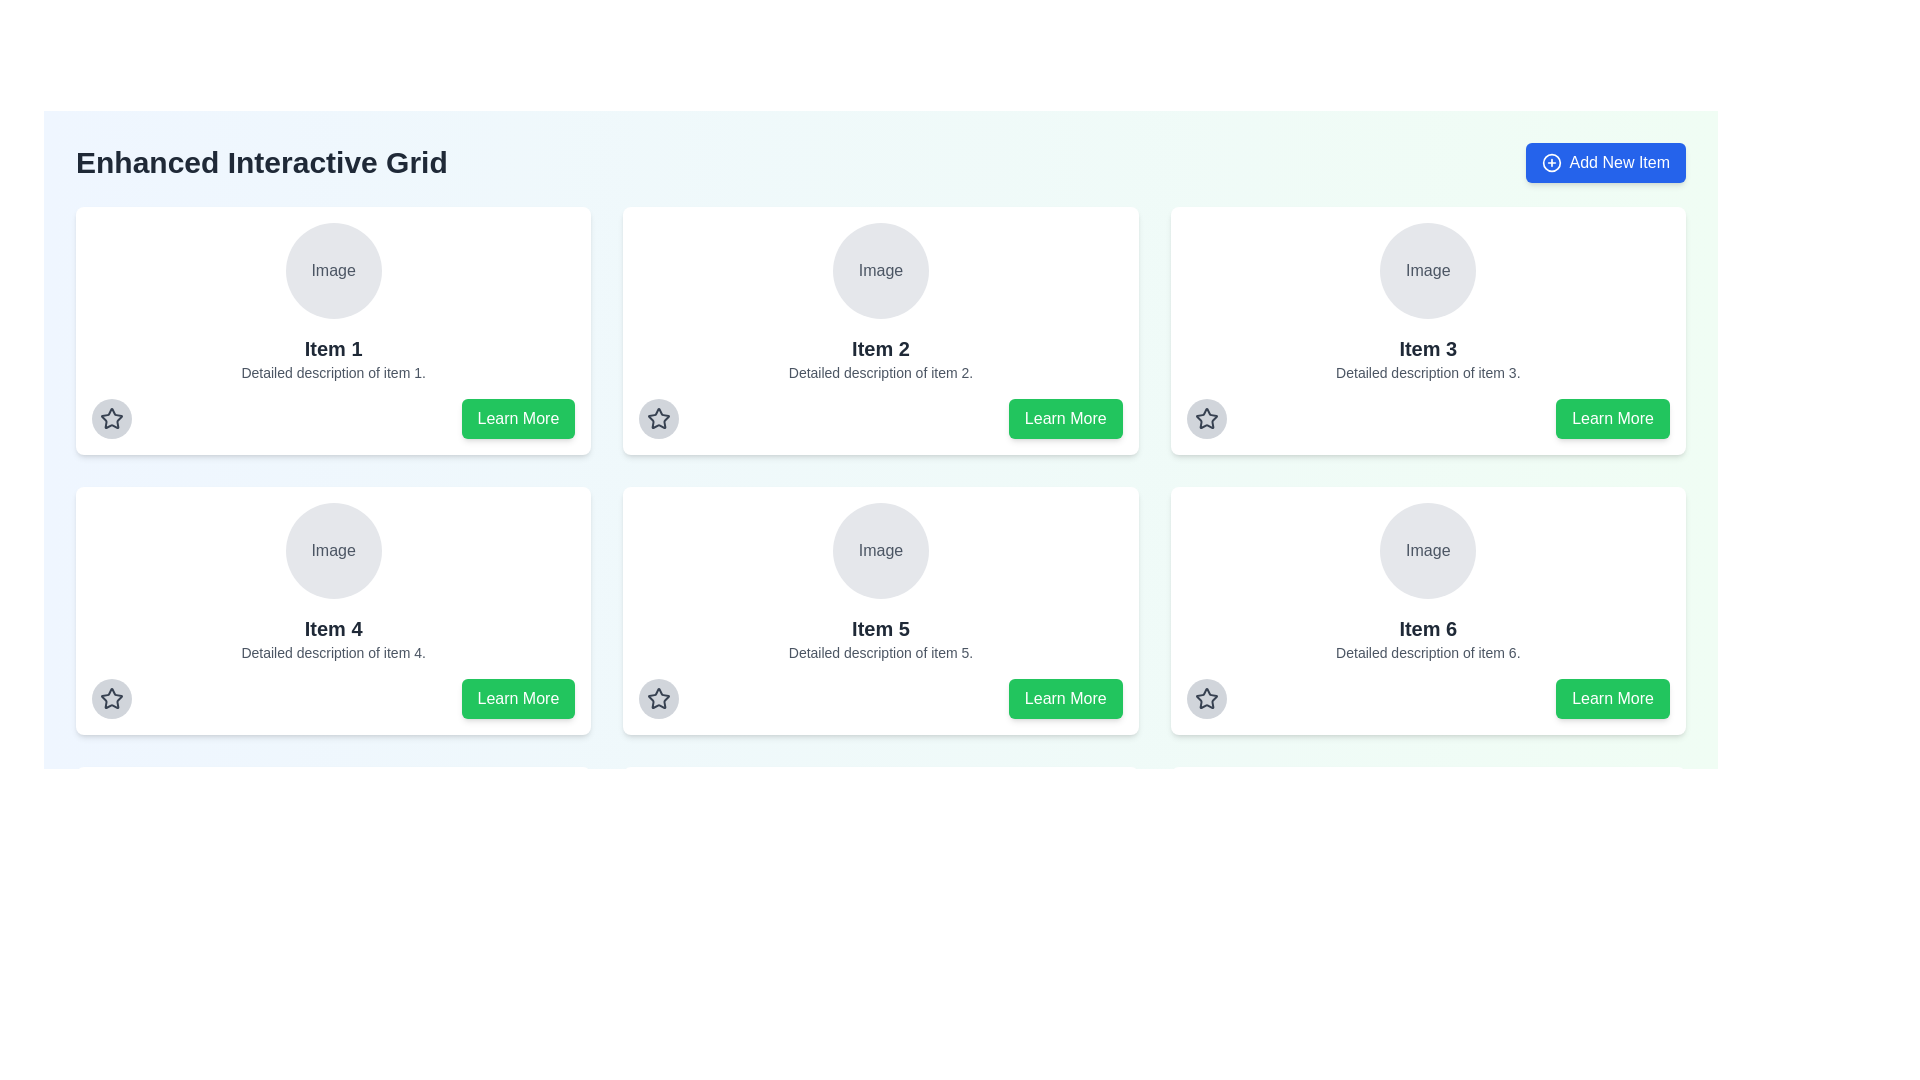 This screenshot has height=1080, width=1920. I want to click on the text label that serves as a title for the fourth card in the grid layout, positioned below the circular image and above the detailed description, so click(333, 627).